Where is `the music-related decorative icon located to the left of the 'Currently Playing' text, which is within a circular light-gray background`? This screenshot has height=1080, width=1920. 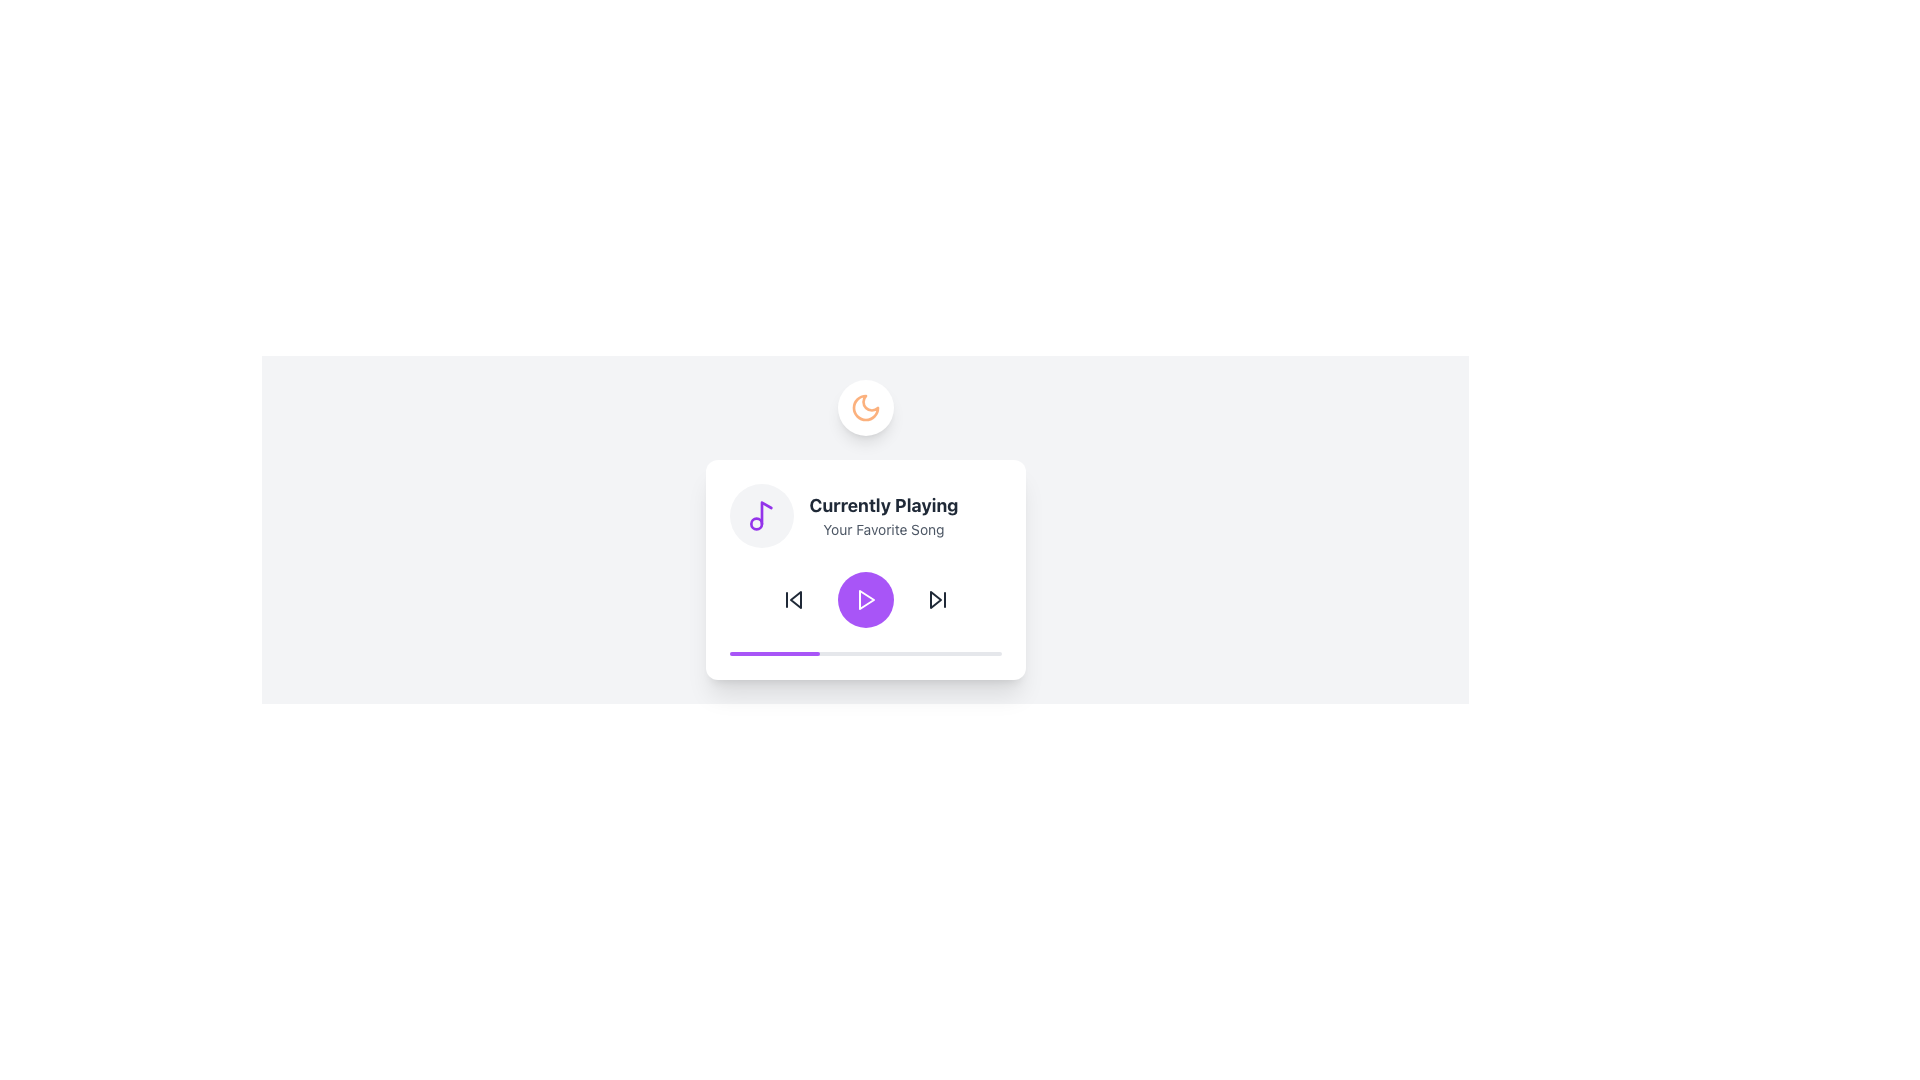
the music-related decorative icon located to the left of the 'Currently Playing' text, which is within a circular light-gray background is located at coordinates (760, 515).